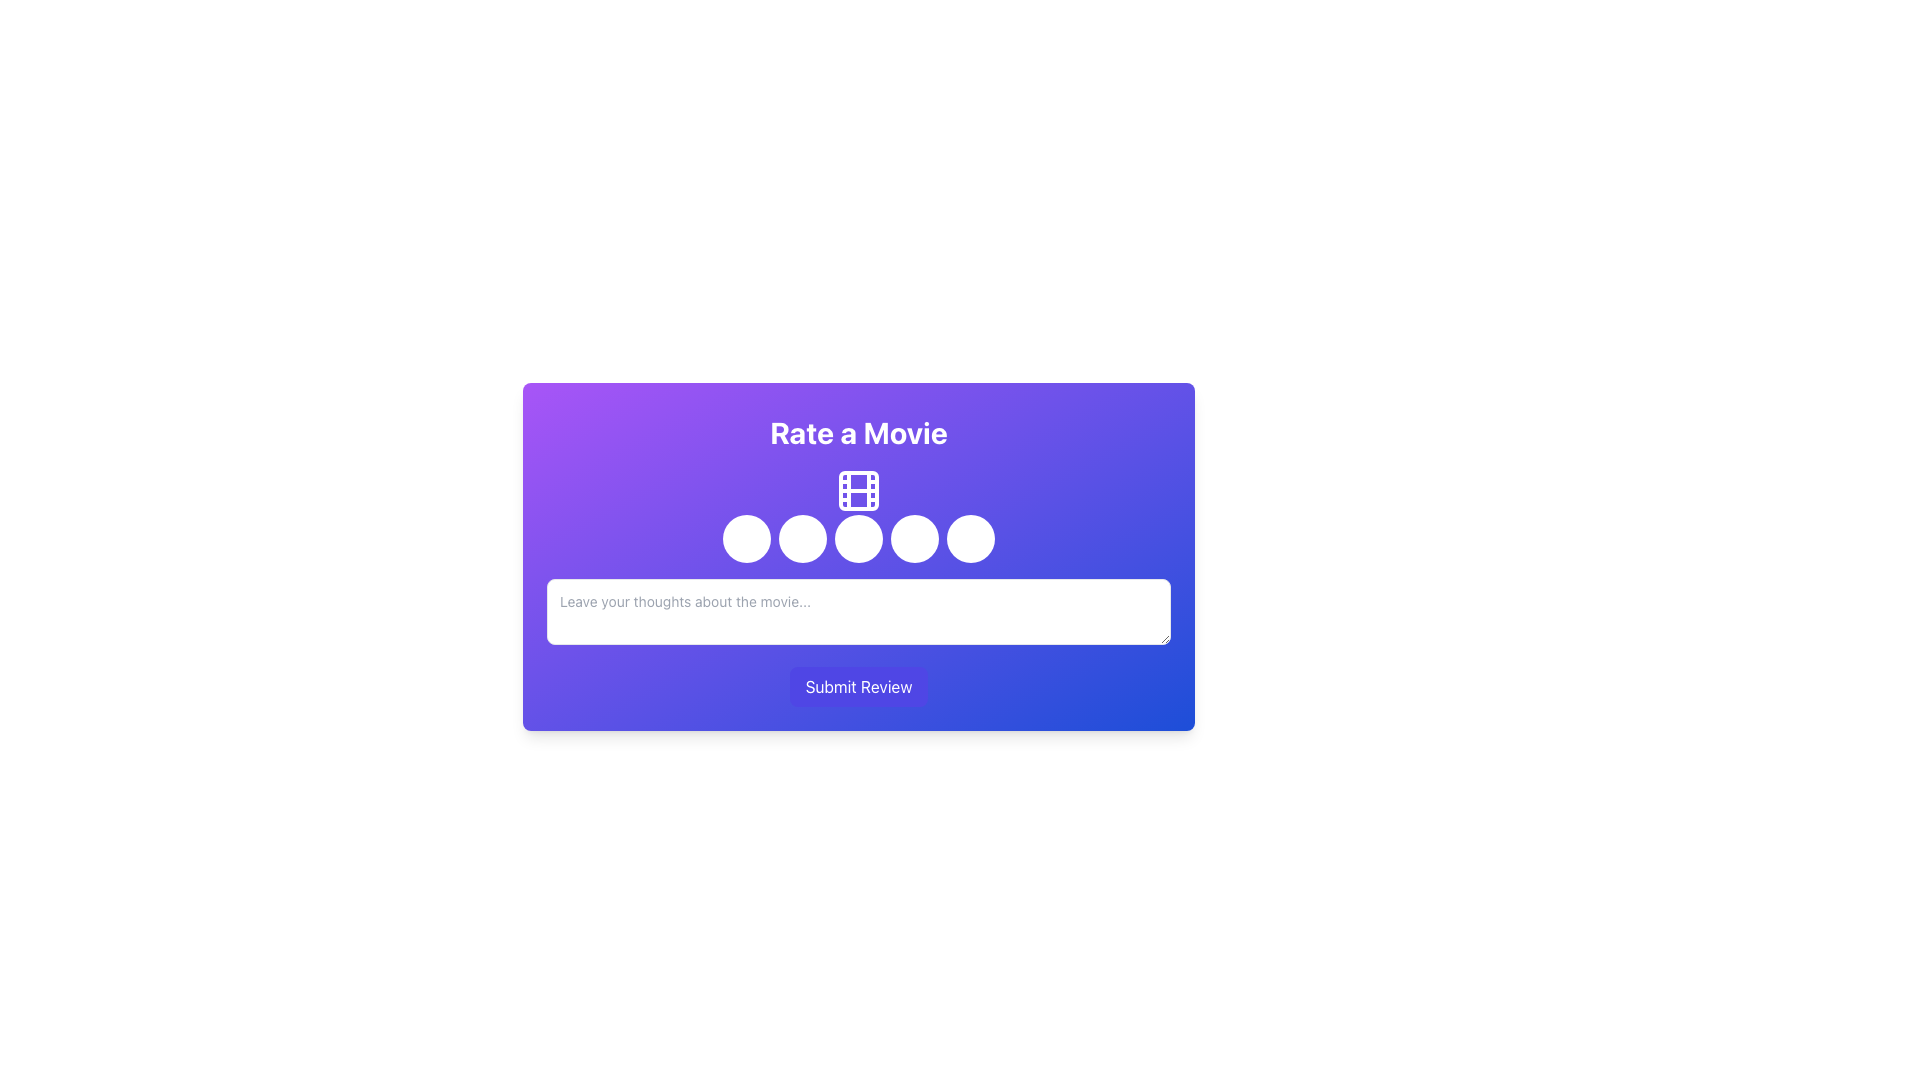  Describe the element at coordinates (859, 538) in the screenshot. I see `the third button` at that location.